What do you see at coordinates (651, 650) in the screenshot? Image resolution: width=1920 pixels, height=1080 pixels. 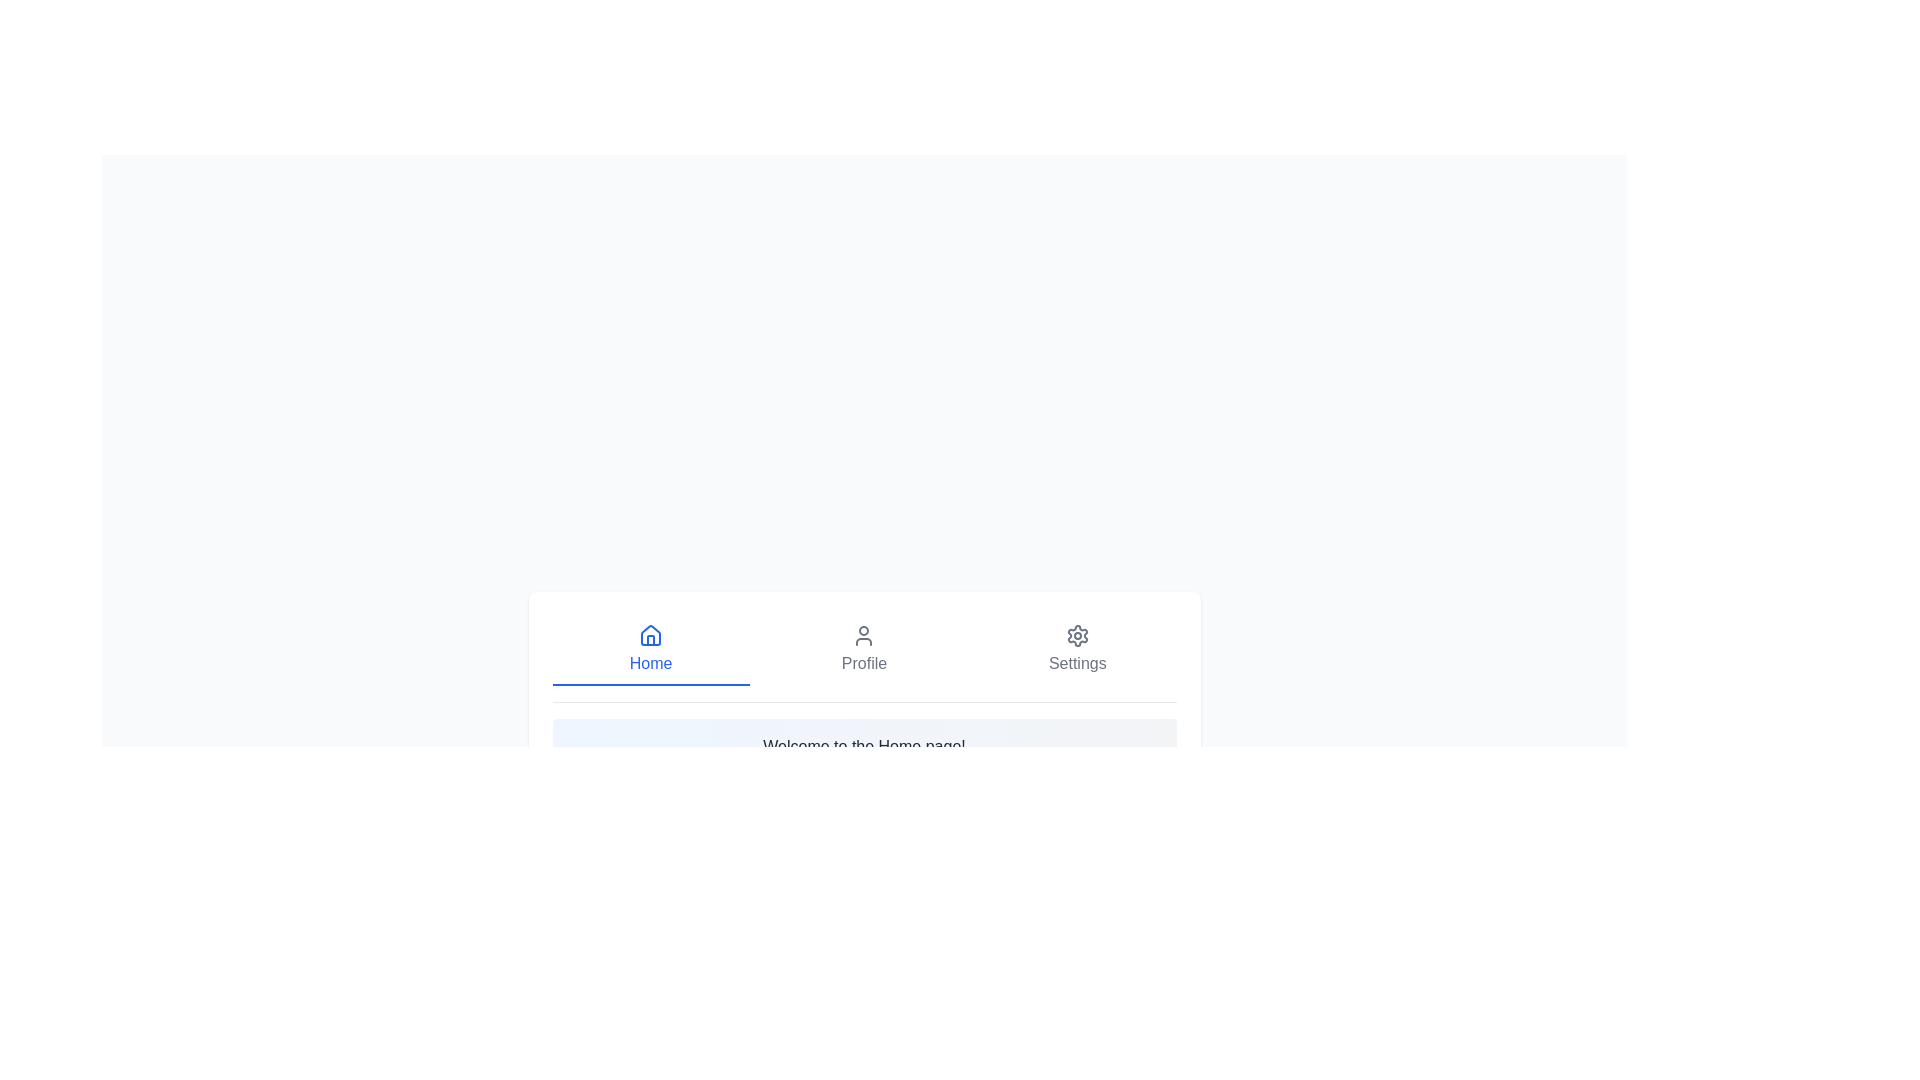 I see `the Home tab by clicking its button` at bounding box center [651, 650].